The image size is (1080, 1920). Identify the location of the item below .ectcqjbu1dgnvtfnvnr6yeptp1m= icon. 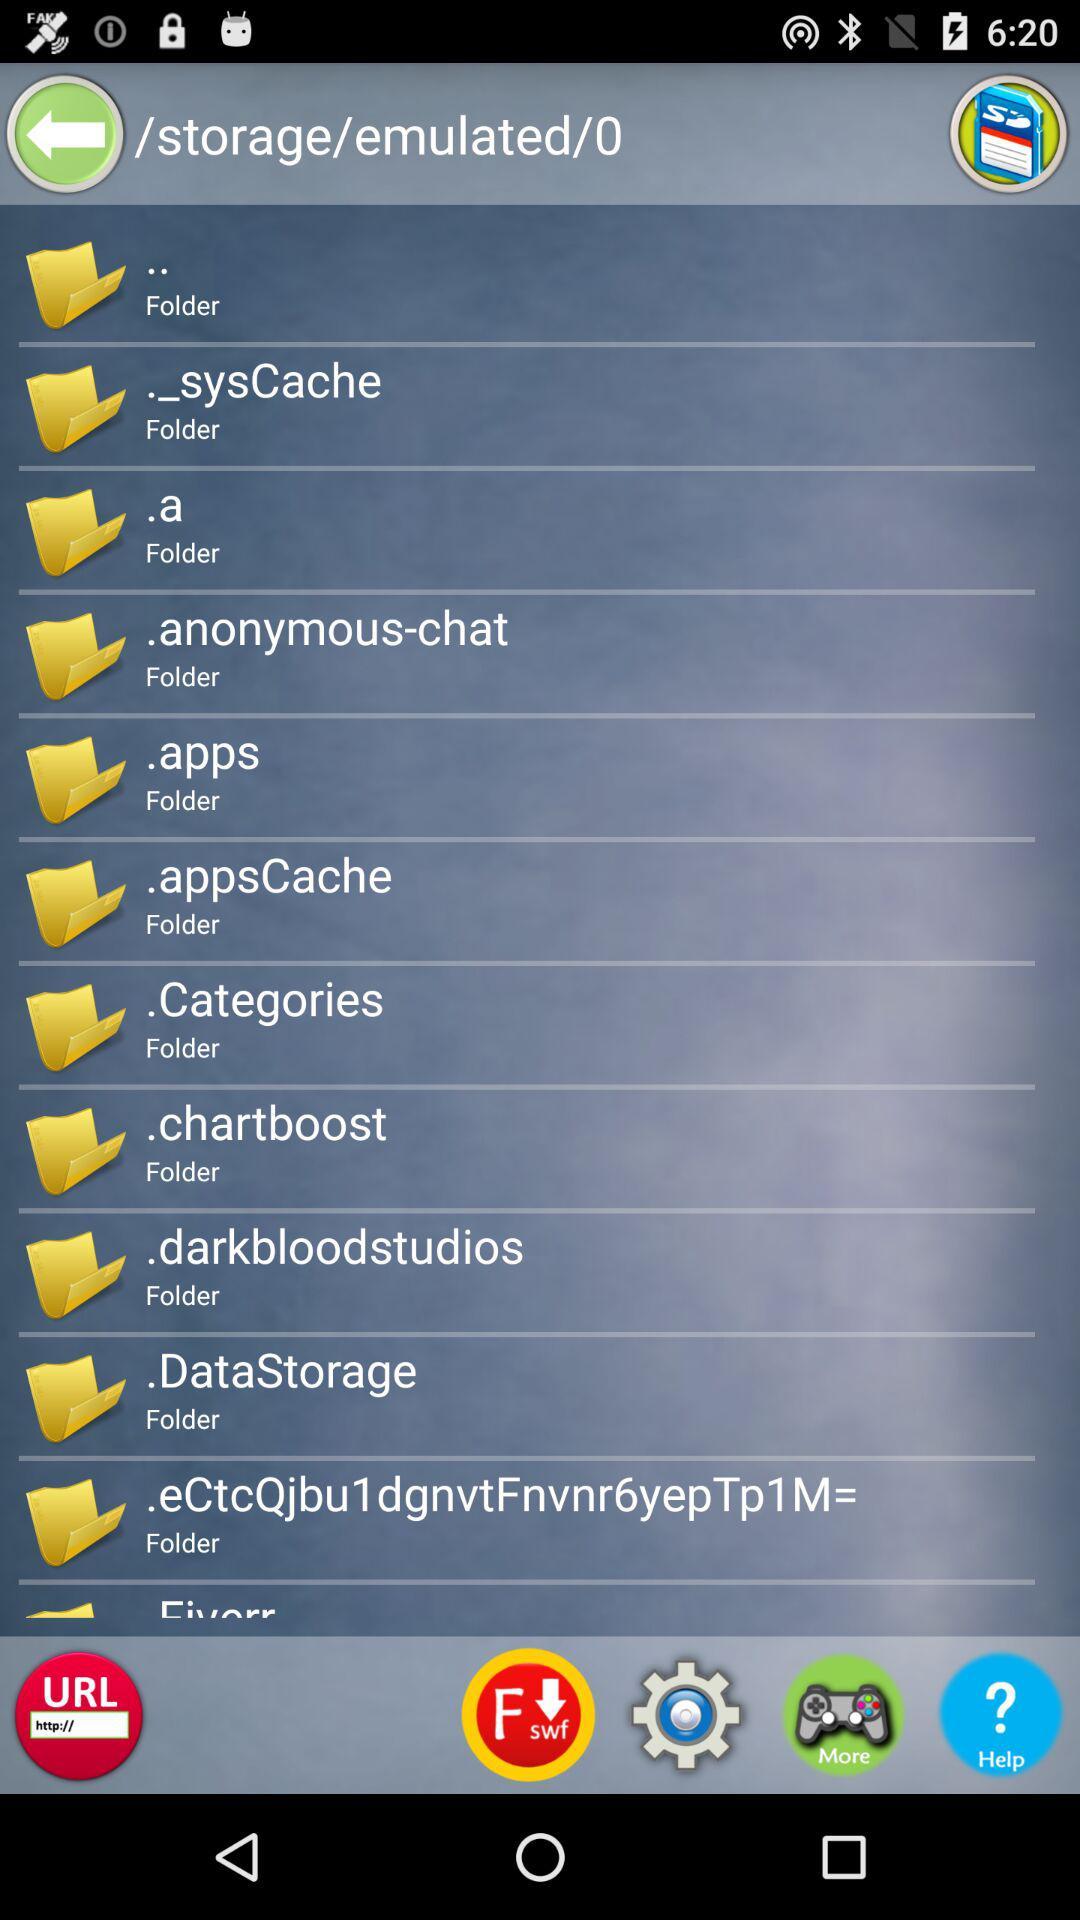
(685, 1714).